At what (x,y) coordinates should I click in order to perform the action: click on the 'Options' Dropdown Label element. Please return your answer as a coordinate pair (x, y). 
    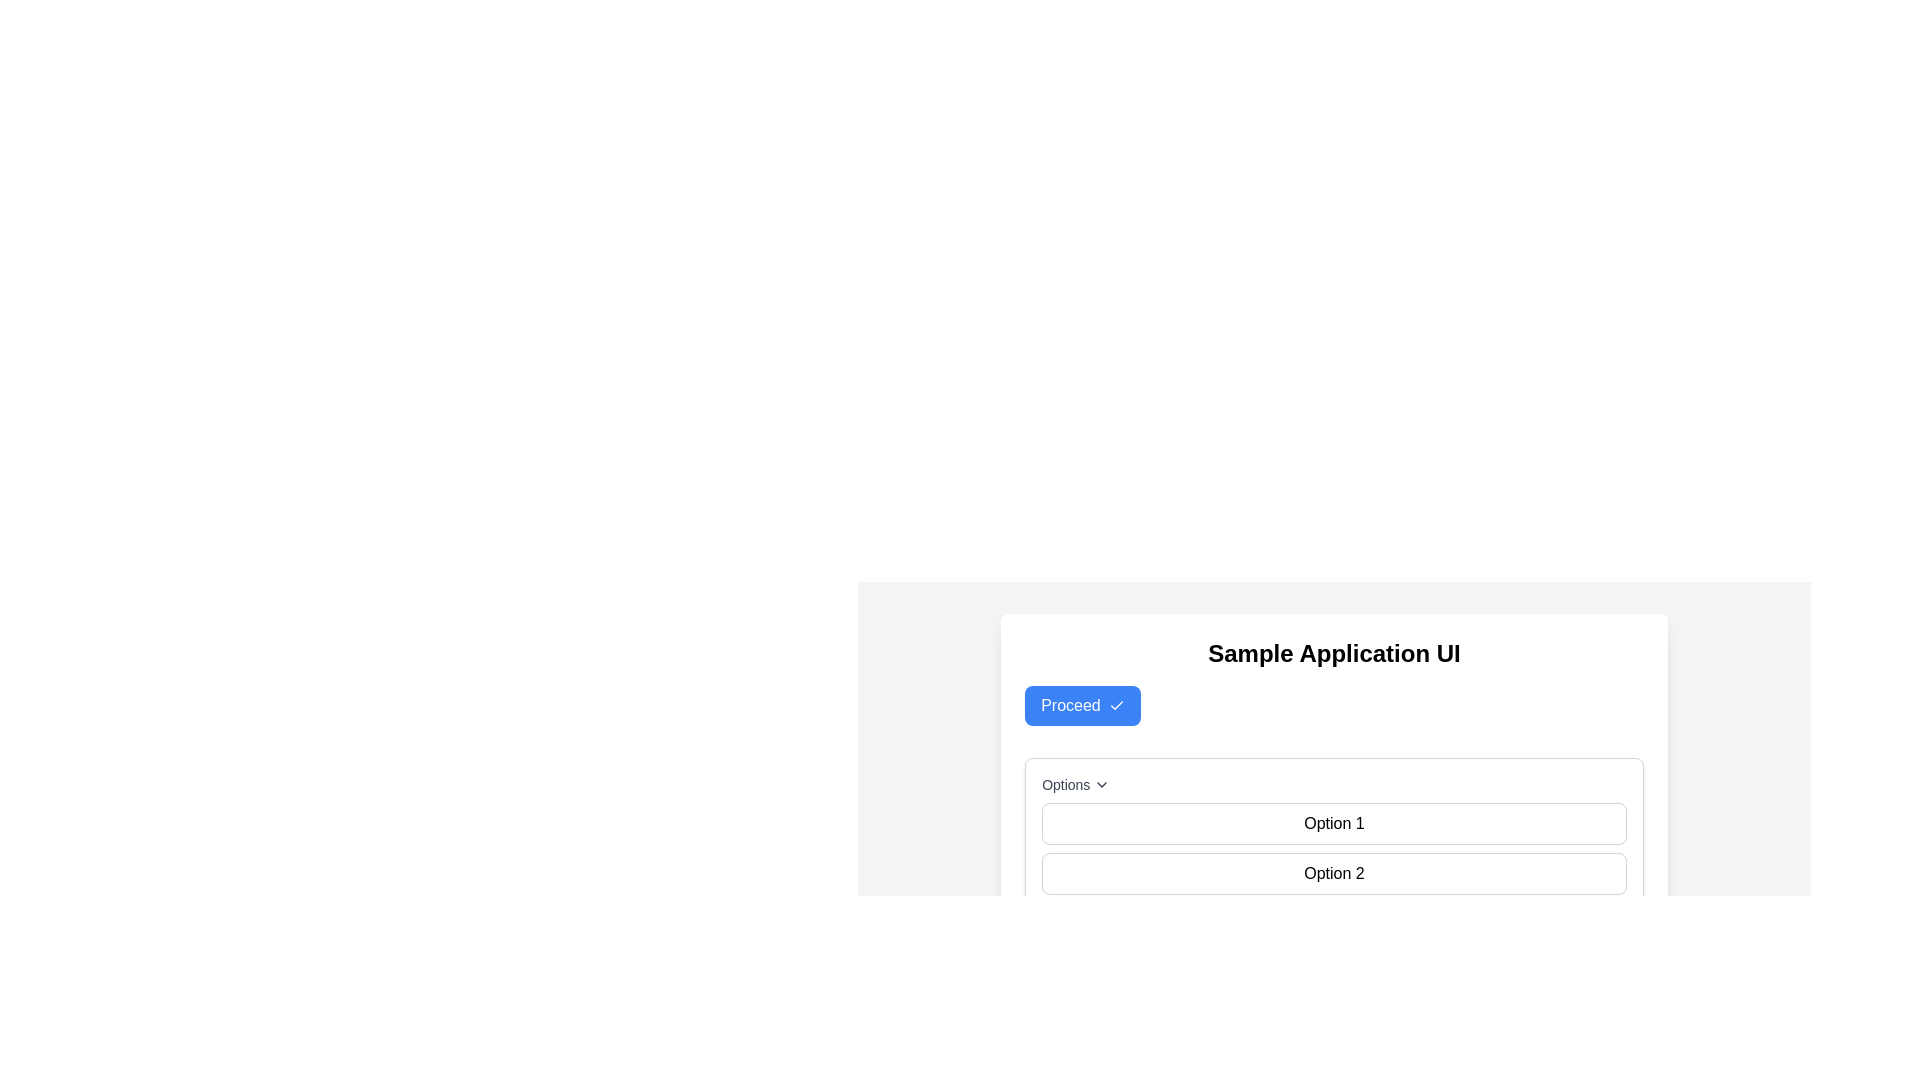
    Looking at the image, I should click on (1334, 784).